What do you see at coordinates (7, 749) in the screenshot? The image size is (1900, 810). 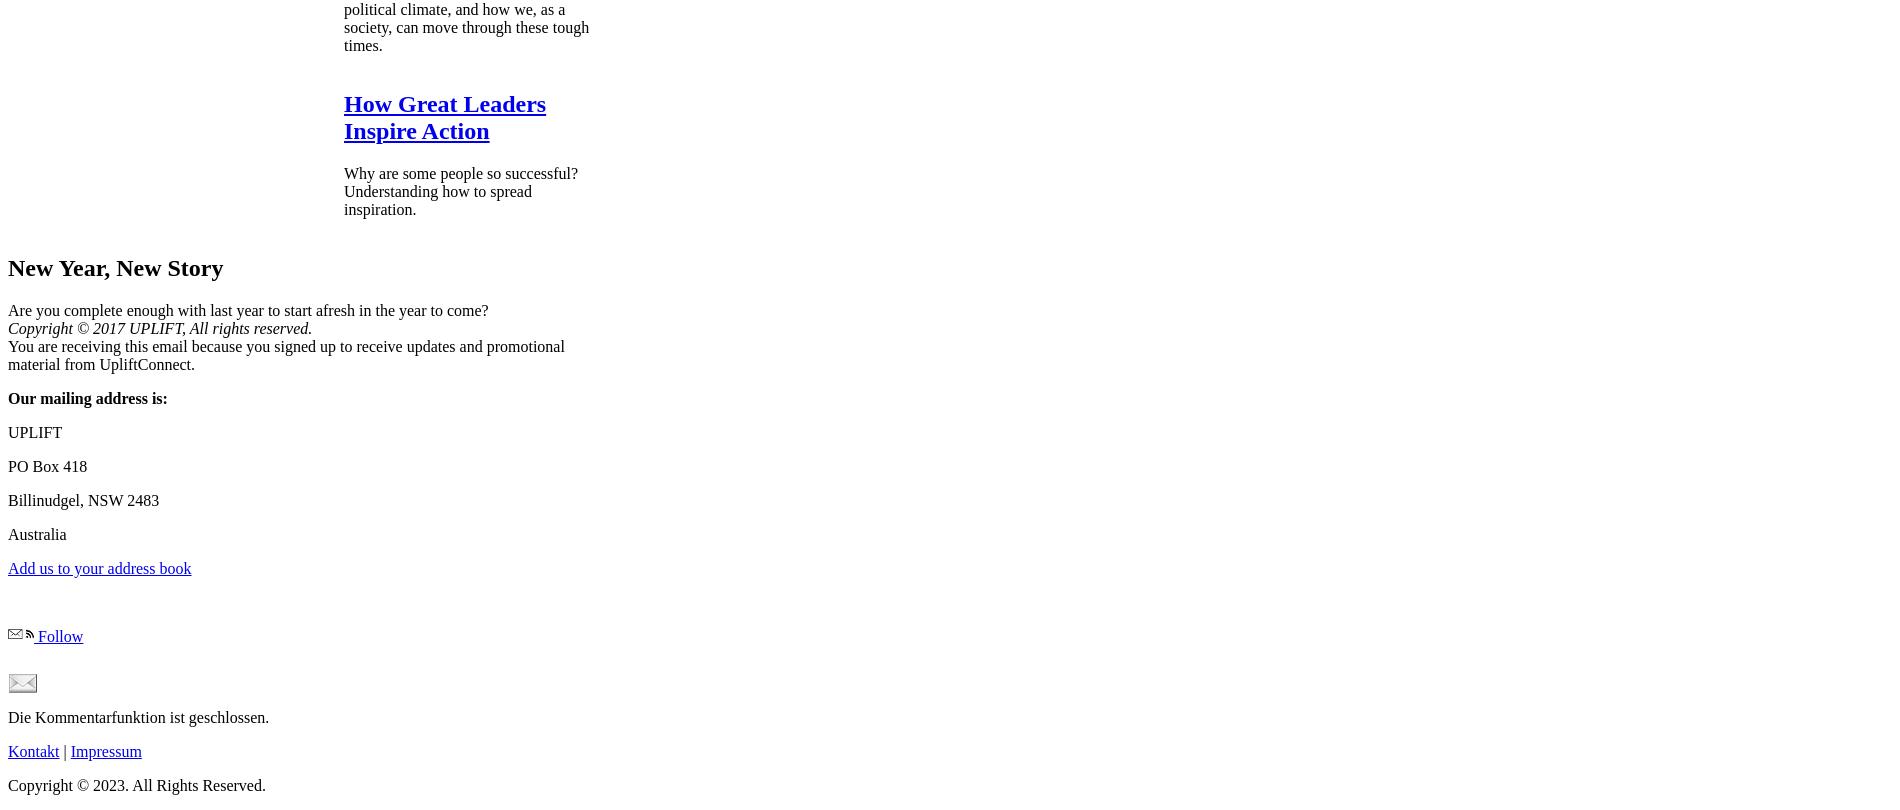 I see `'Kontakt'` at bounding box center [7, 749].